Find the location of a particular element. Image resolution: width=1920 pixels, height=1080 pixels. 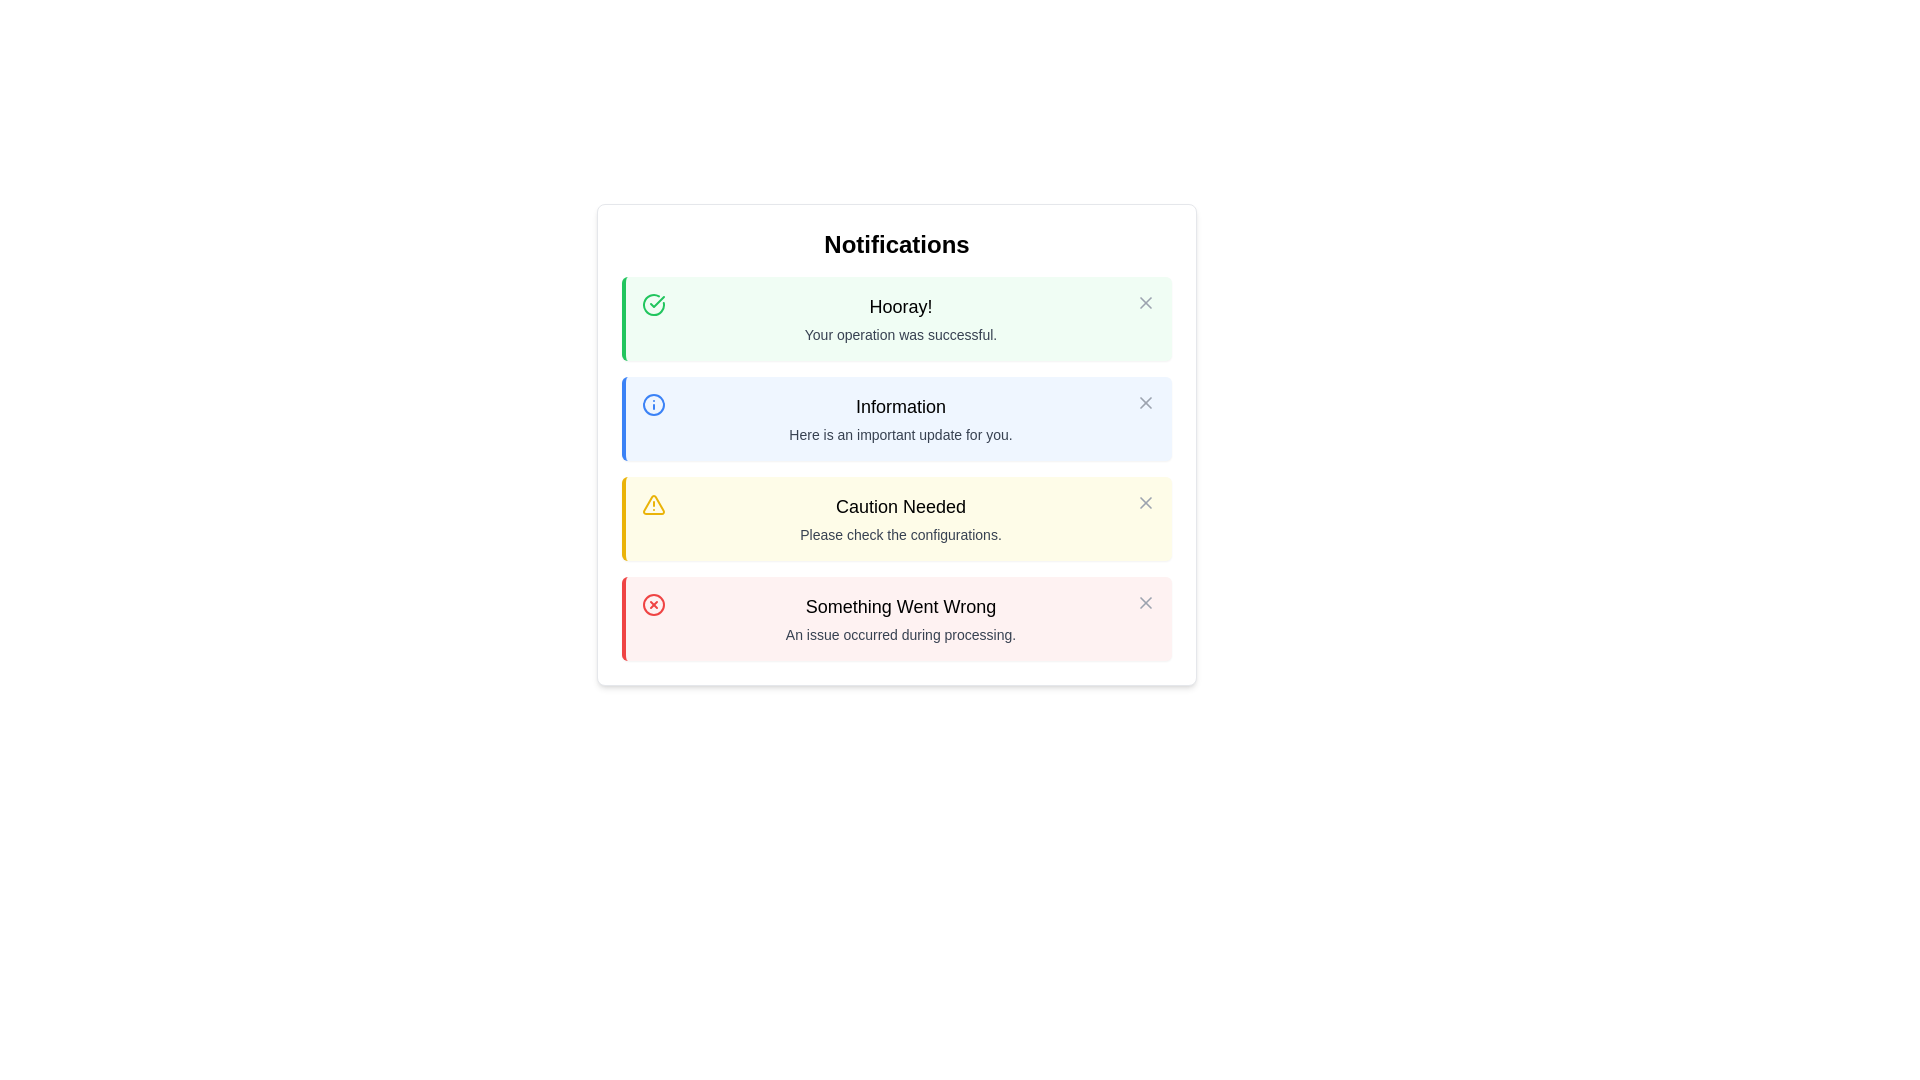

the notification titled 'Something Went Wrong' which is the last notification in the vertical list, styled with a red border and light red background is located at coordinates (896, 617).